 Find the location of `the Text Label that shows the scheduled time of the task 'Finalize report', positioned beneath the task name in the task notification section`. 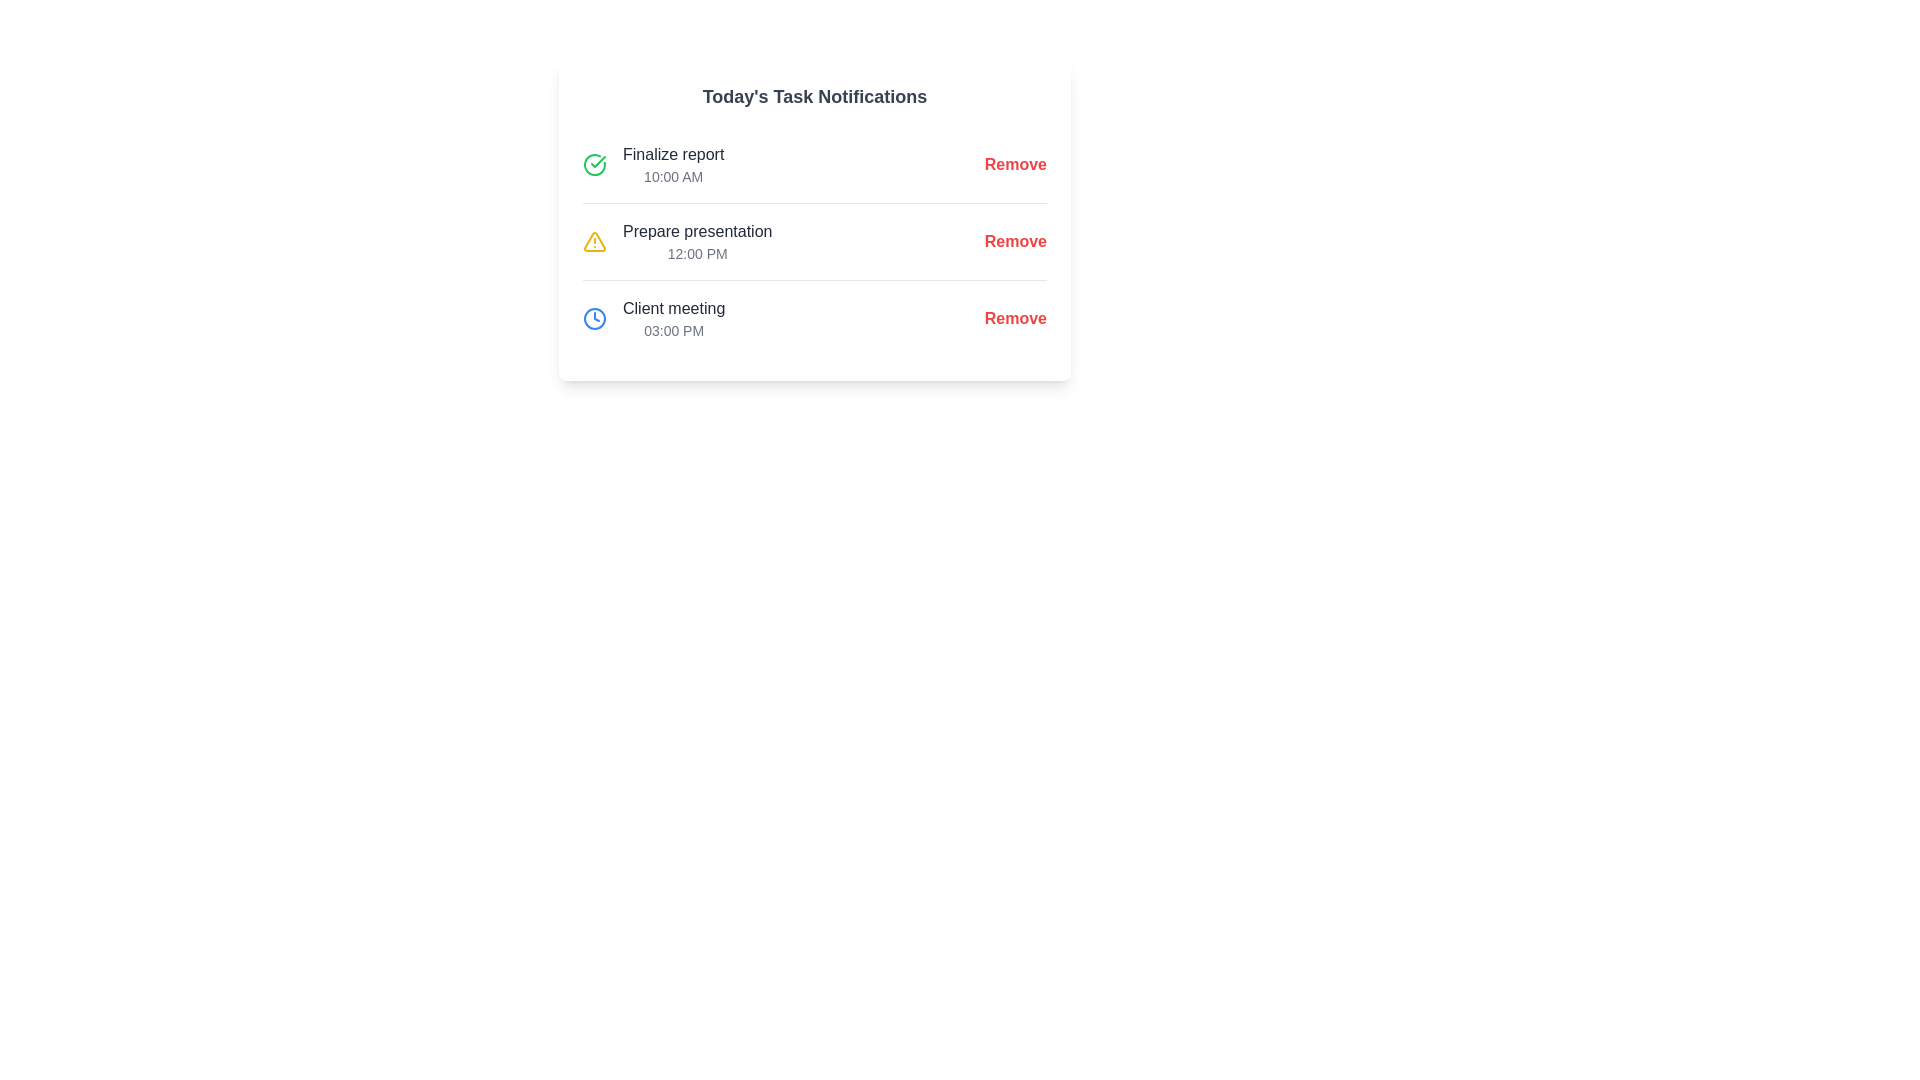

the Text Label that shows the scheduled time of the task 'Finalize report', positioned beneath the task name in the task notification section is located at coordinates (673, 176).